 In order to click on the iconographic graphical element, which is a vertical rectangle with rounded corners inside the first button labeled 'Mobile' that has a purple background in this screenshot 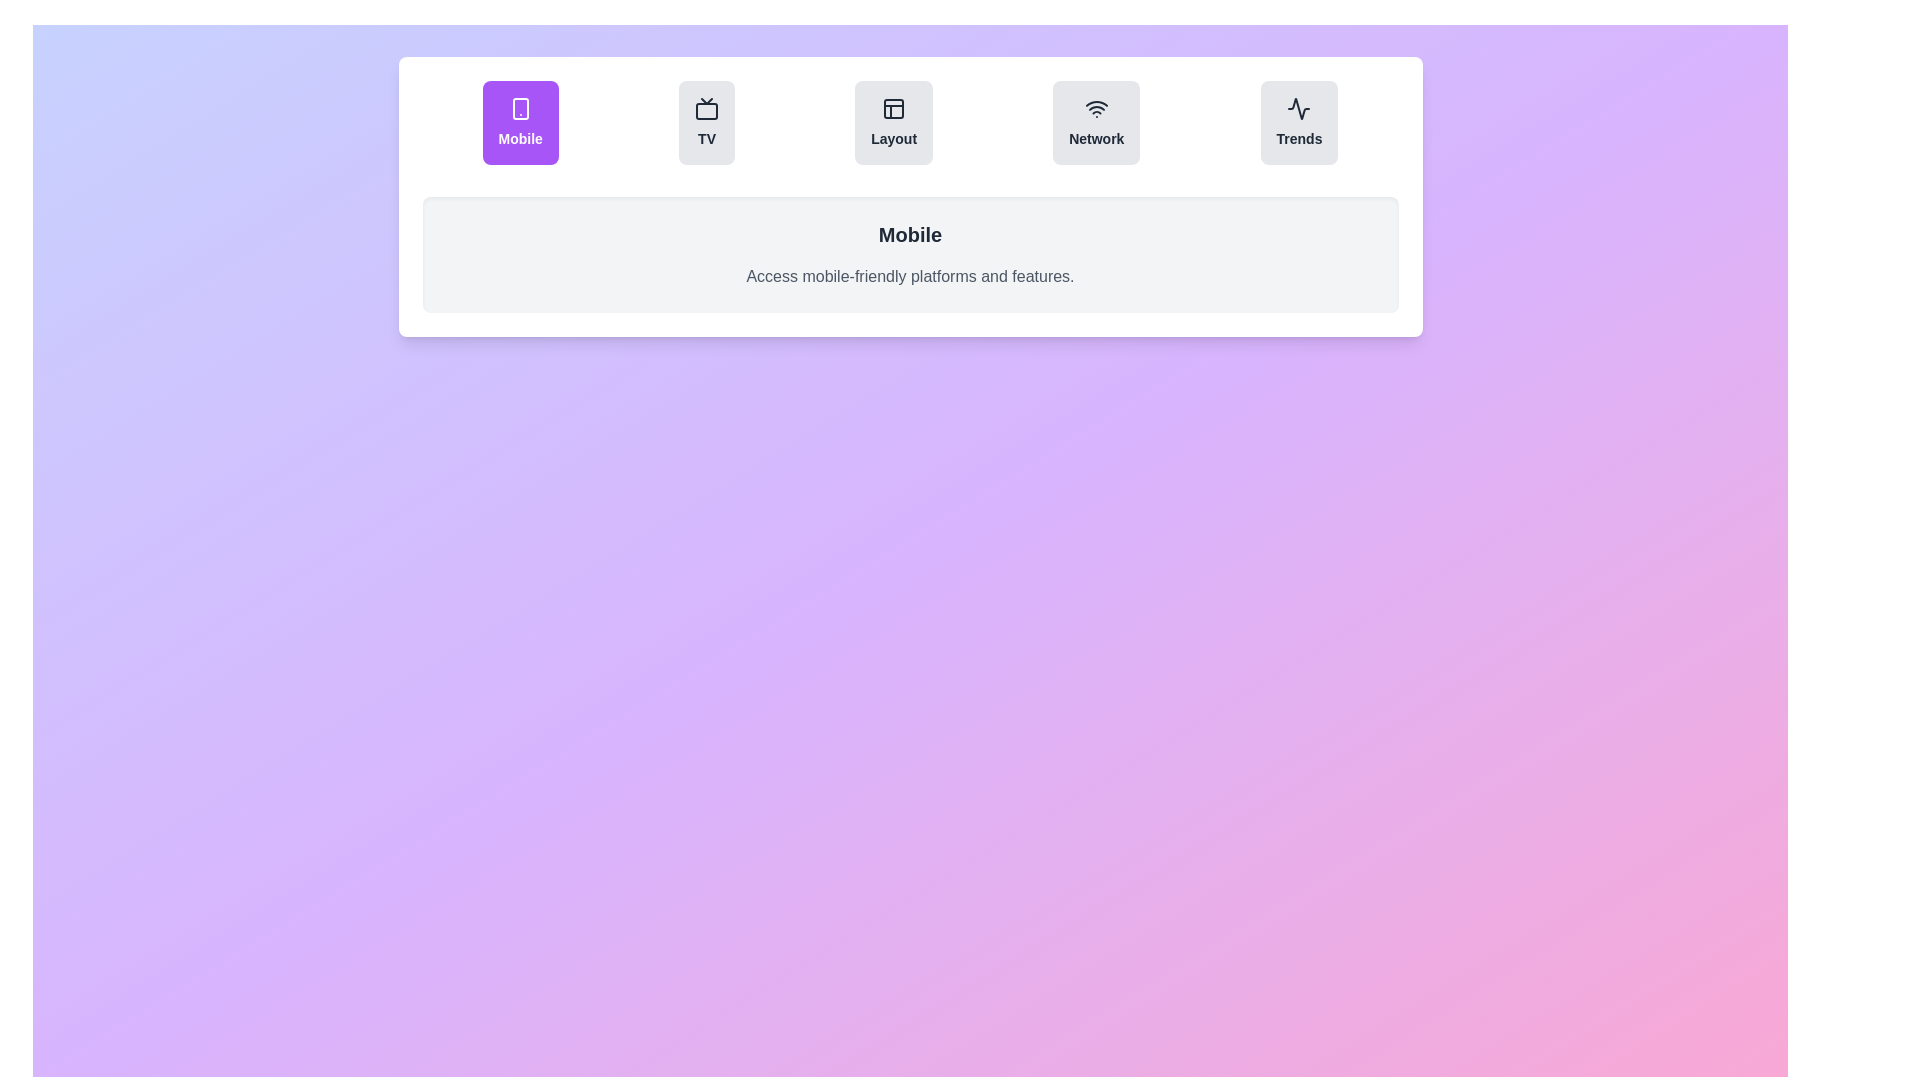, I will do `click(520, 108)`.